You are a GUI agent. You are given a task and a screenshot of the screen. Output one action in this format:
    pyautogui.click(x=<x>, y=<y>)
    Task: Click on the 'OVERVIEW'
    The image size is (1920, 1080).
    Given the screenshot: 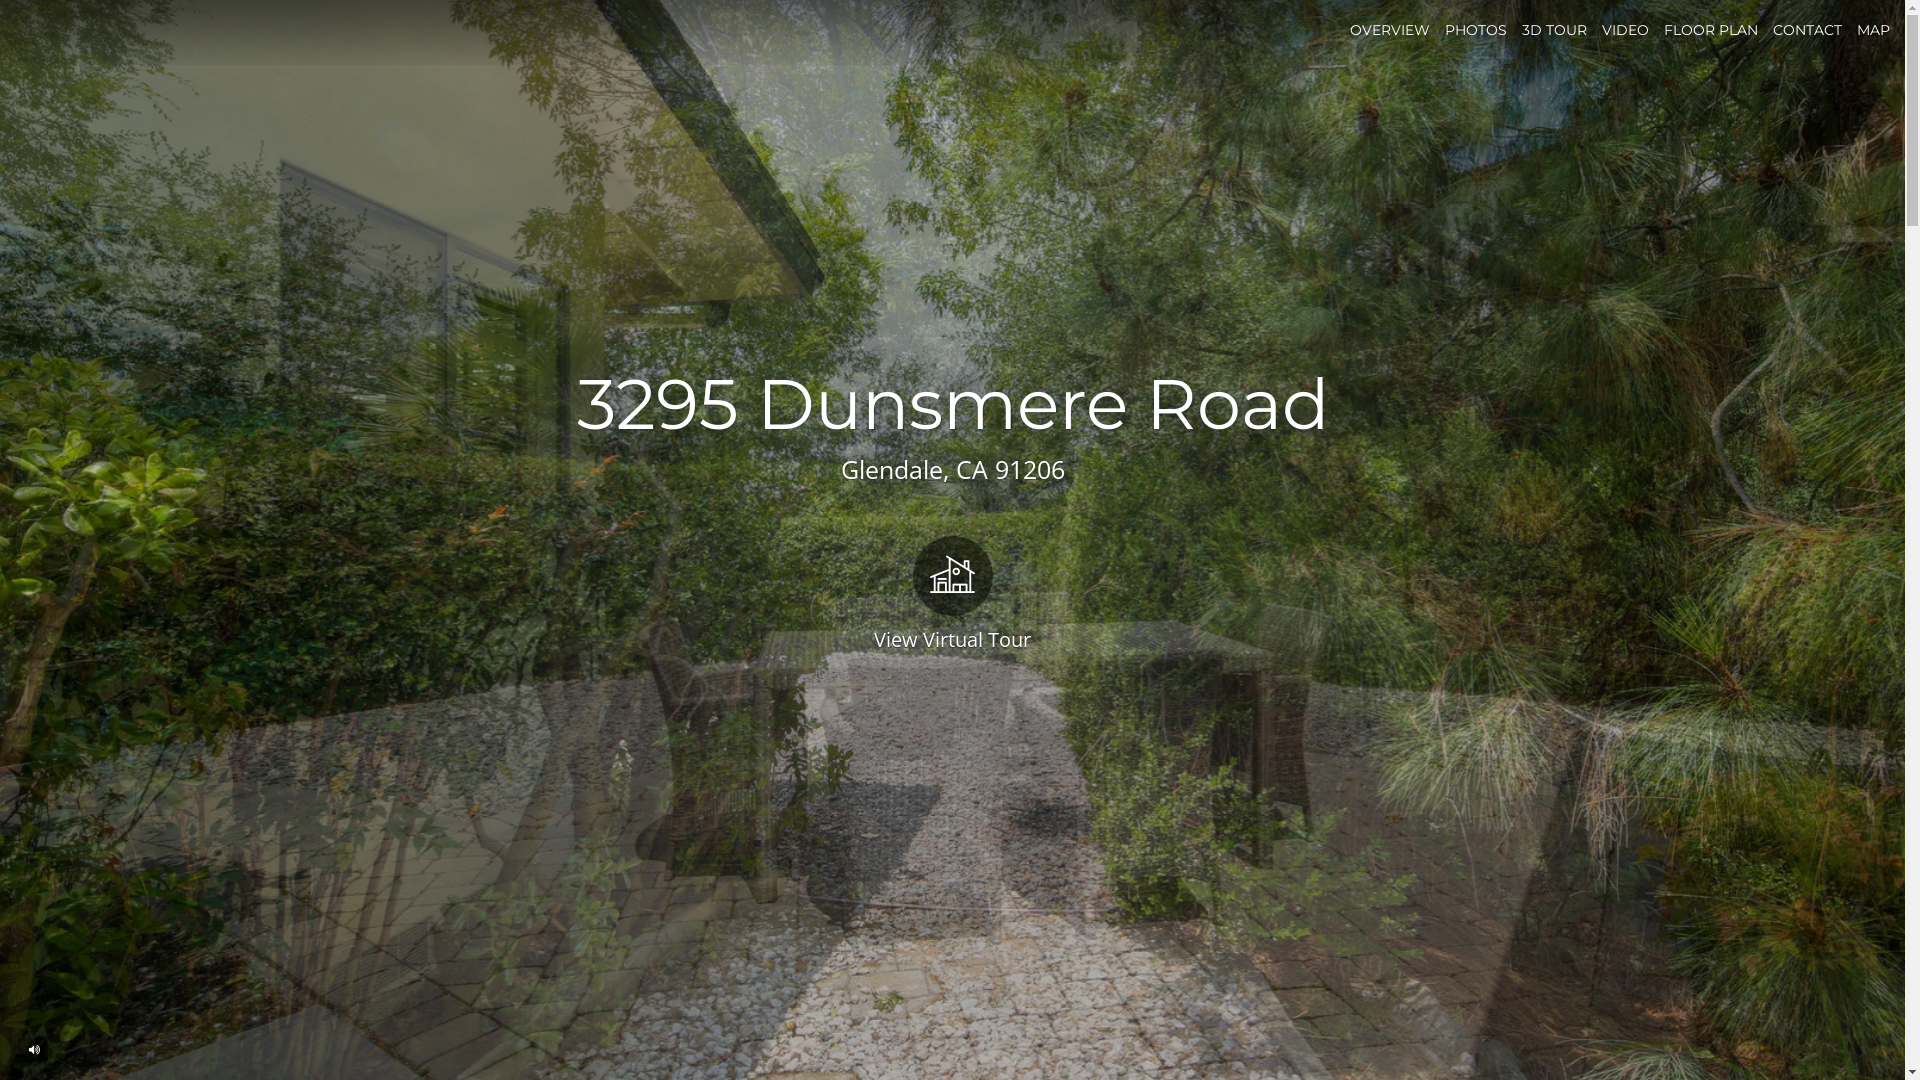 What is the action you would take?
    pyautogui.click(x=1389, y=30)
    